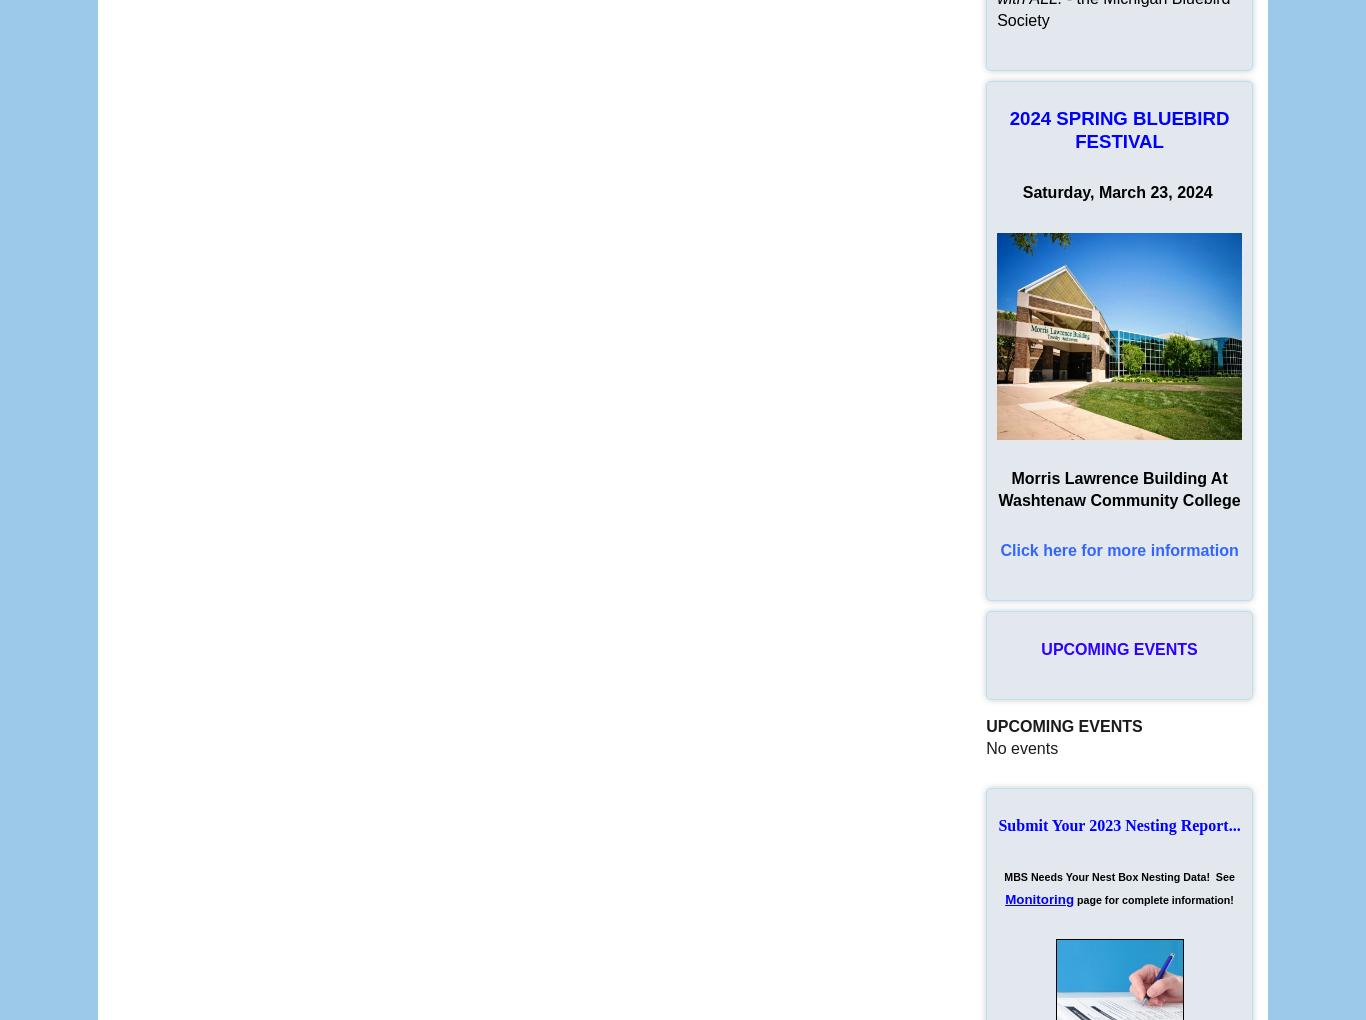 This screenshot has width=1366, height=1020. What do you see at coordinates (1118, 489) in the screenshot?
I see `'Morris Lawrence Building At Washtenaw Community College'` at bounding box center [1118, 489].